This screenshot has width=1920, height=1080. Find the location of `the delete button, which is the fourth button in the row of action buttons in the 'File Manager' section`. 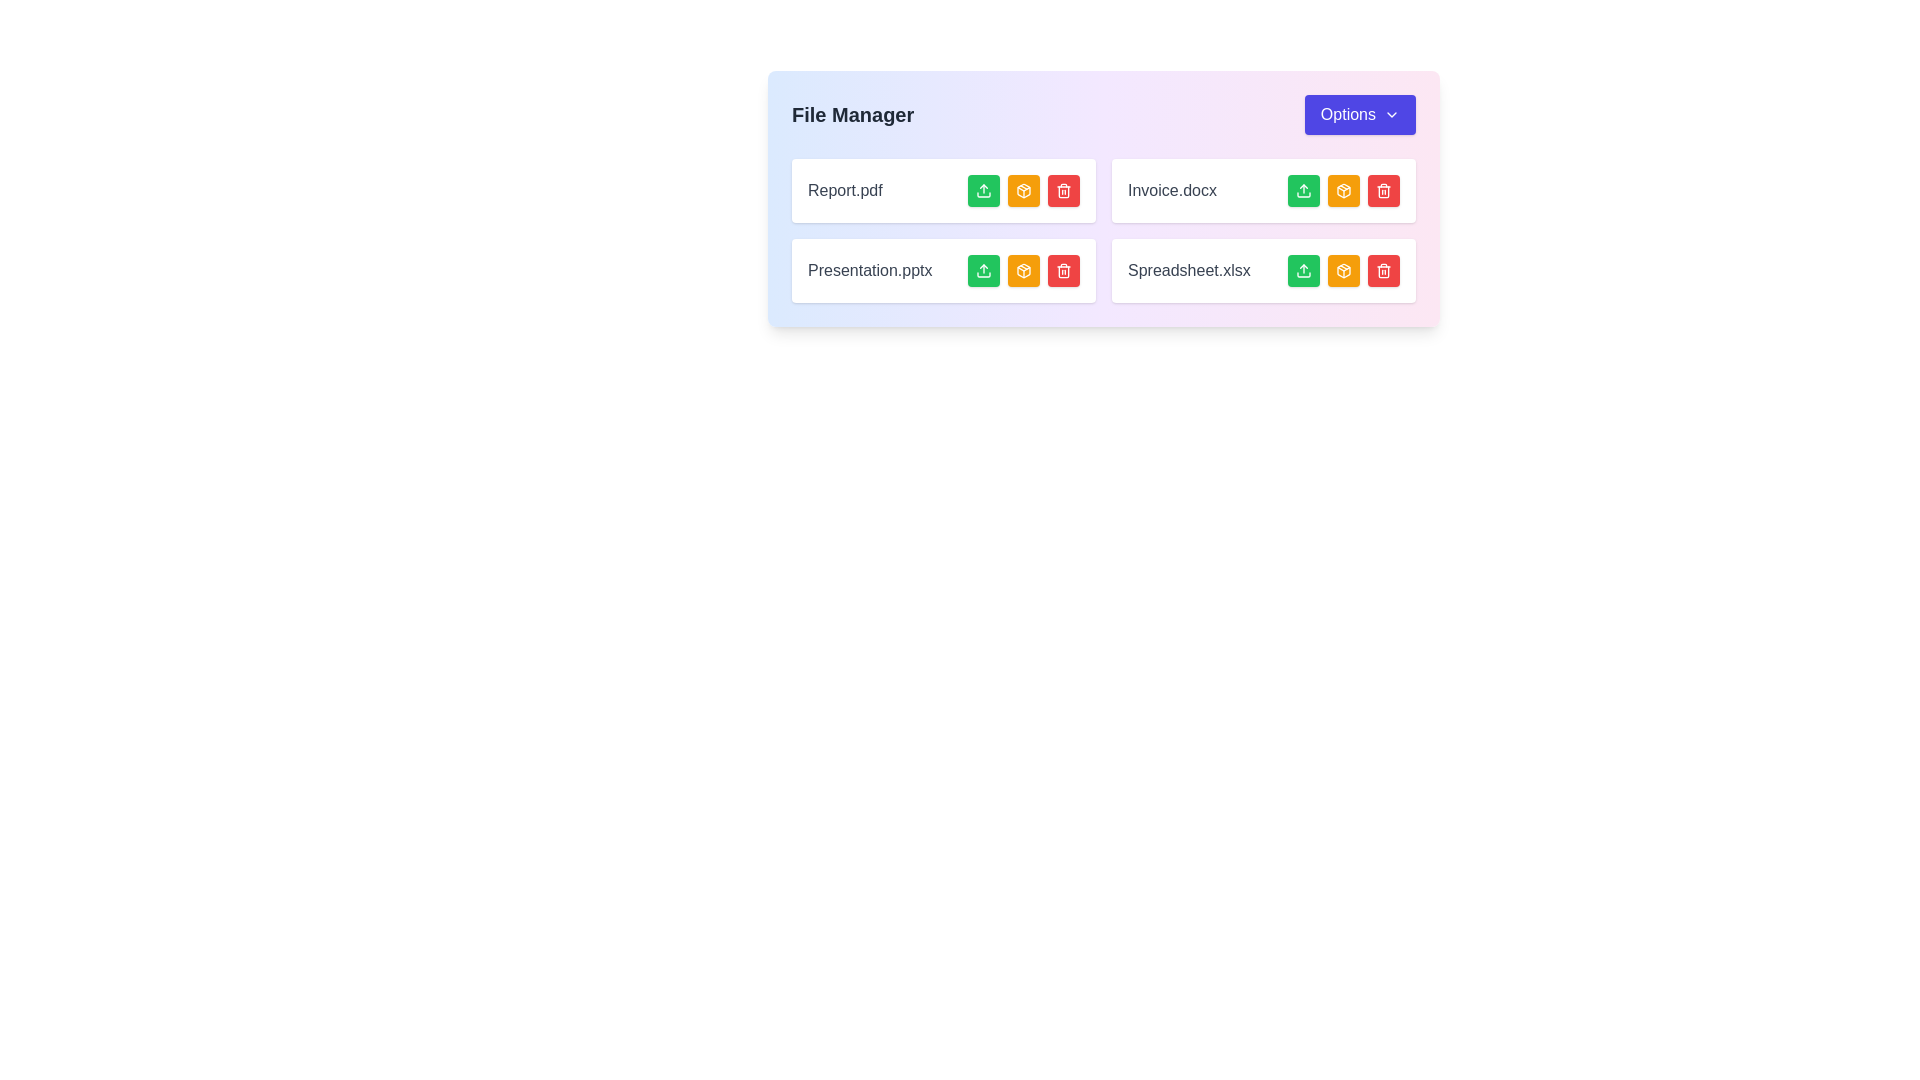

the delete button, which is the fourth button in the row of action buttons in the 'File Manager' section is located at coordinates (1063, 191).